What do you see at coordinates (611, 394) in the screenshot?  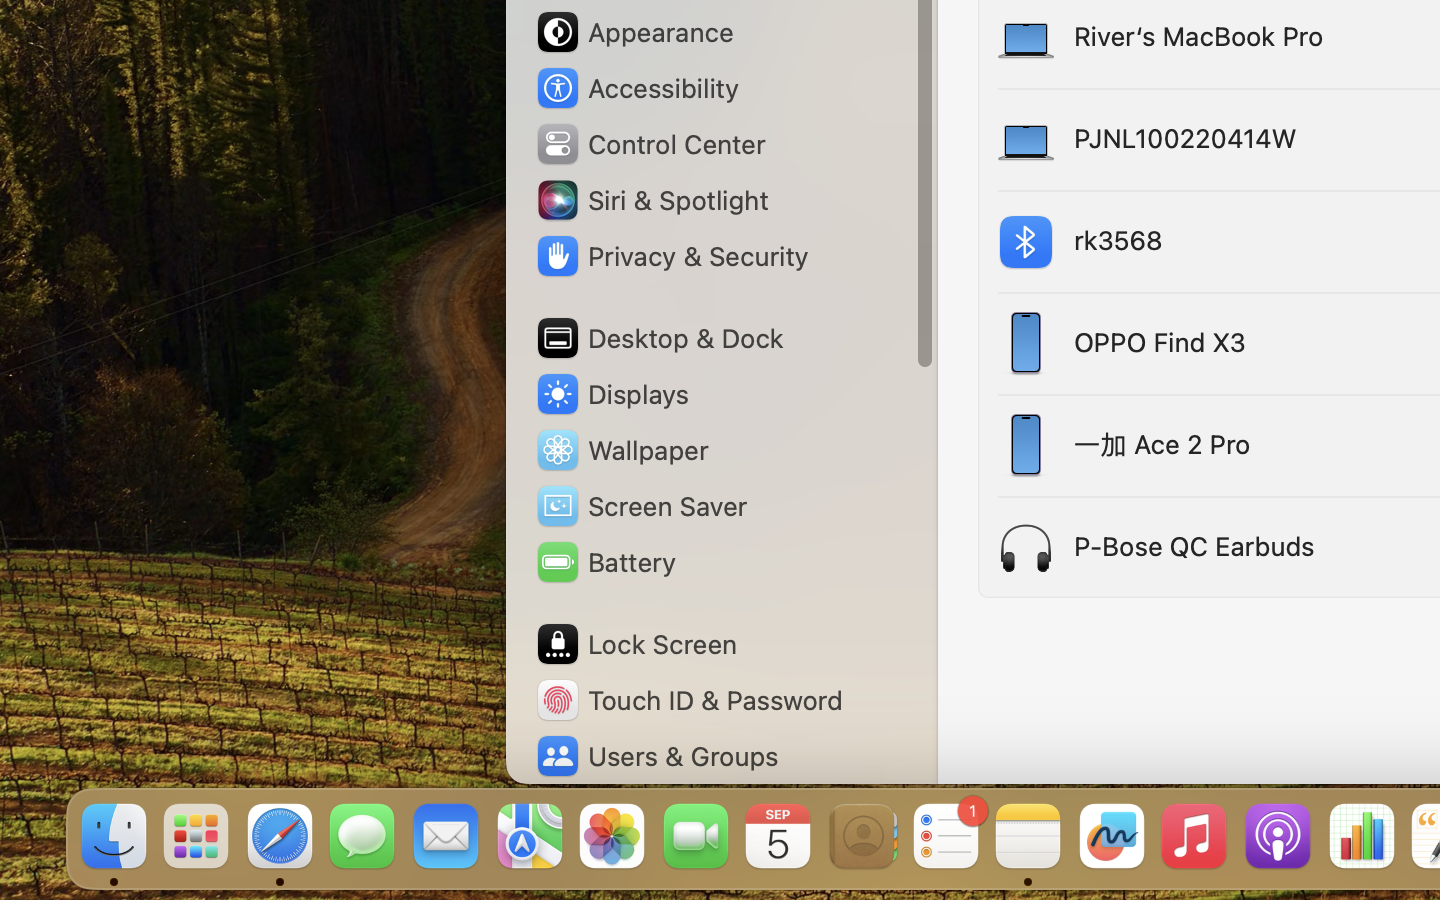 I see `'Displays'` at bounding box center [611, 394].